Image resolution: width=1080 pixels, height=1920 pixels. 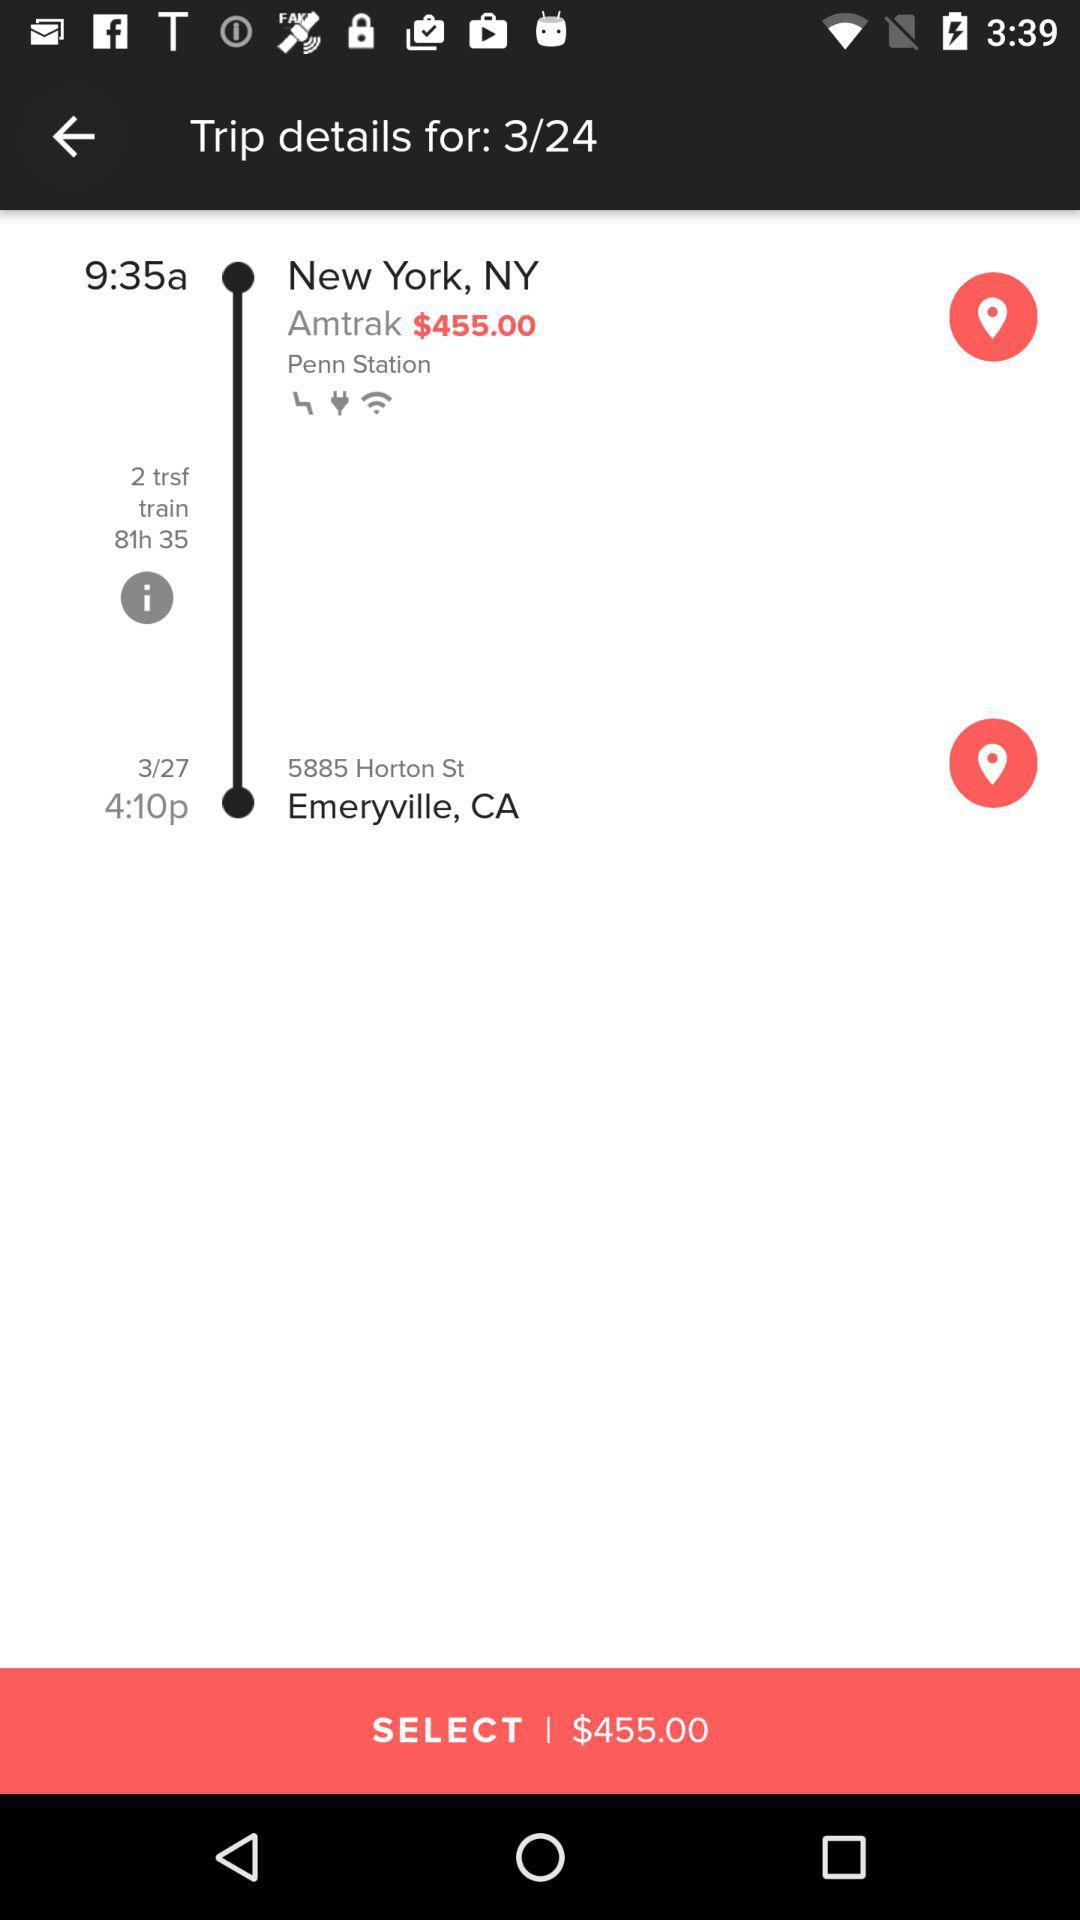 What do you see at coordinates (145, 806) in the screenshot?
I see `the 4:10p` at bounding box center [145, 806].